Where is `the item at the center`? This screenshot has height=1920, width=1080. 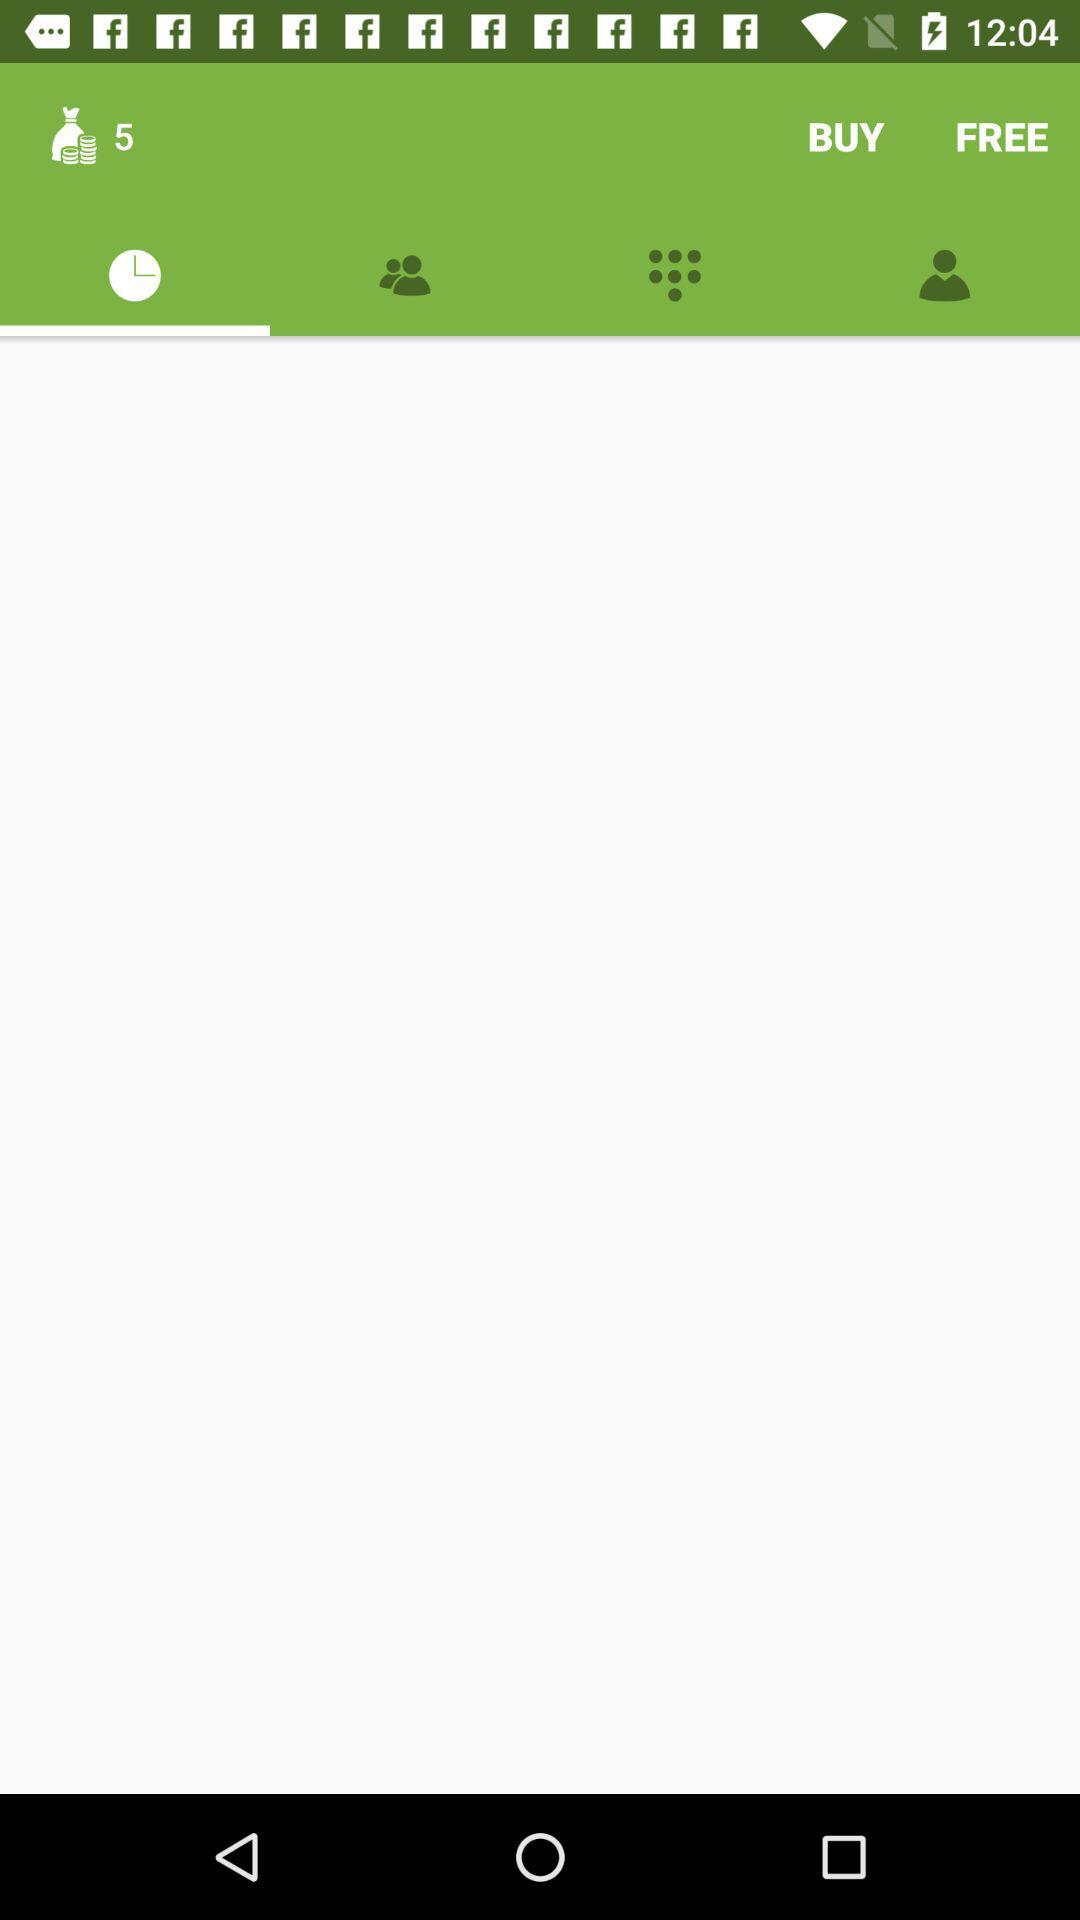 the item at the center is located at coordinates (540, 1064).